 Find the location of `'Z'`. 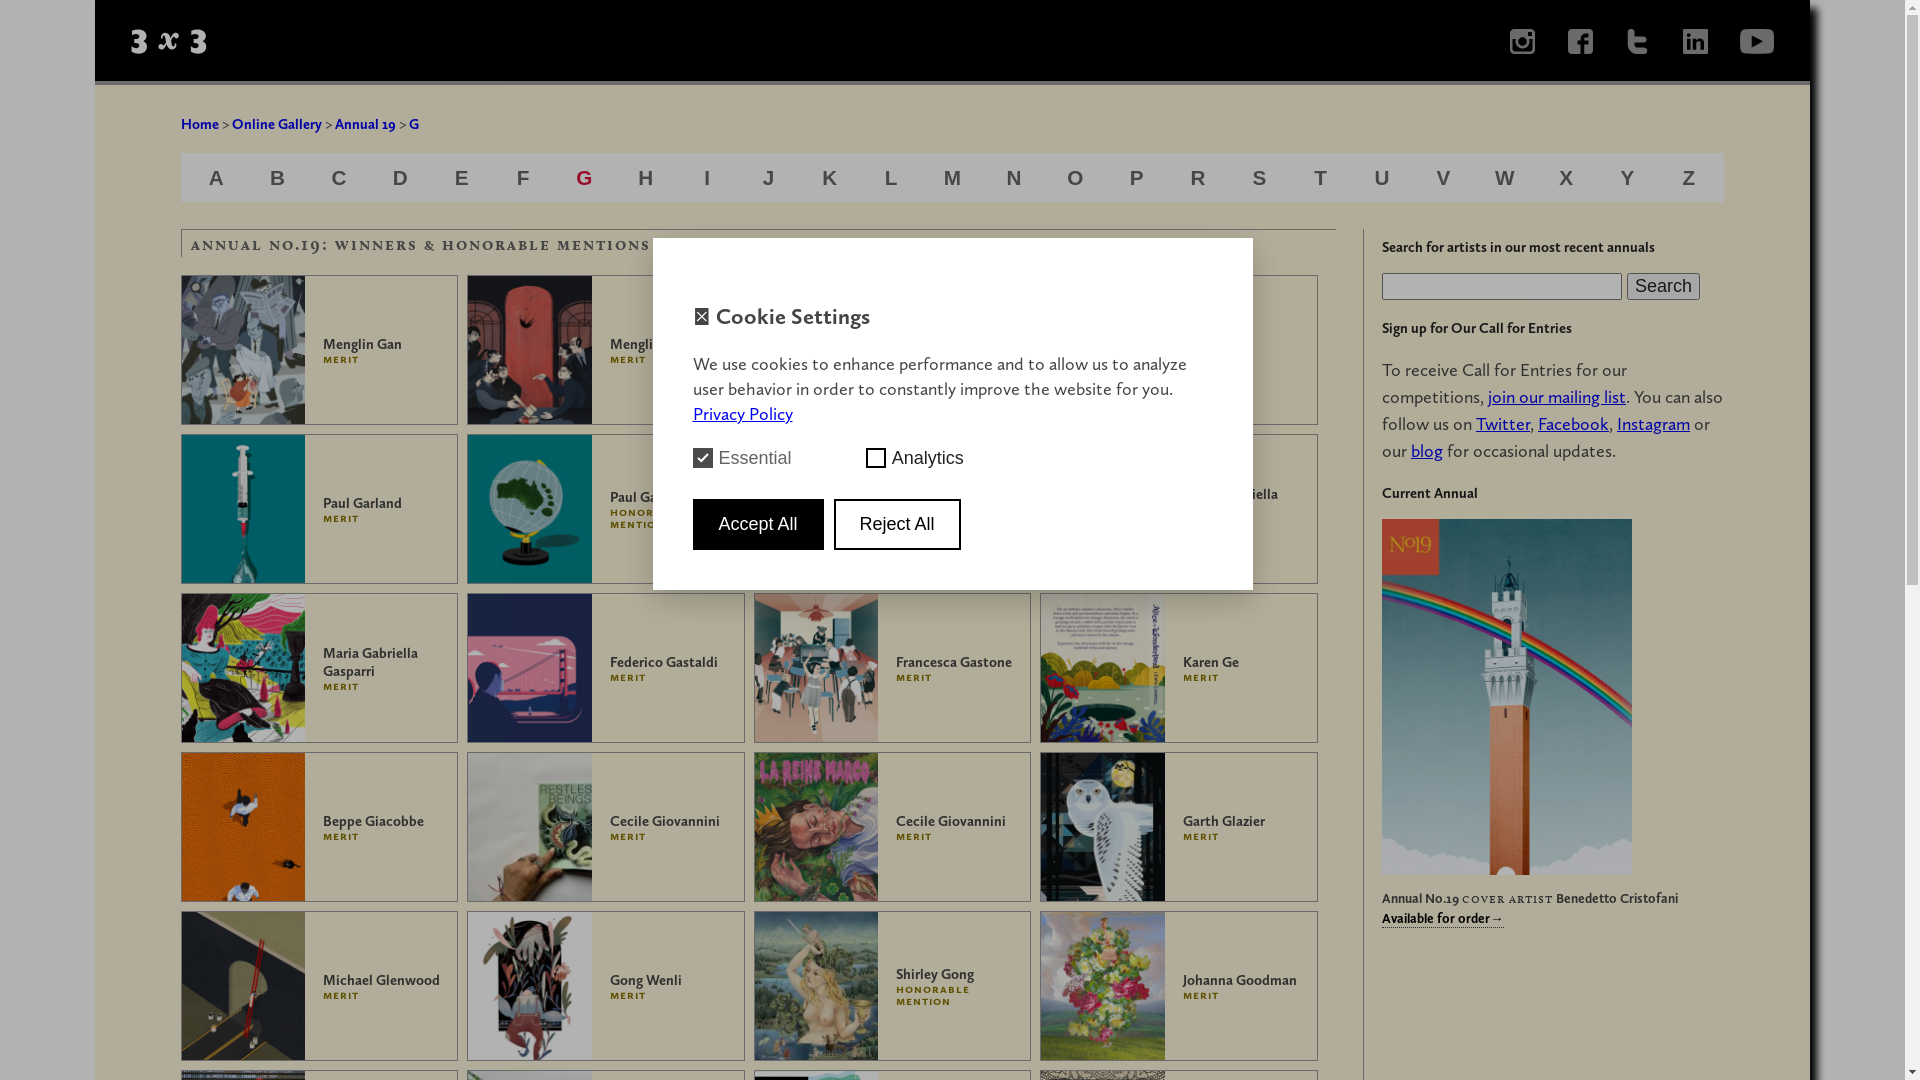

'Z' is located at coordinates (1687, 176).